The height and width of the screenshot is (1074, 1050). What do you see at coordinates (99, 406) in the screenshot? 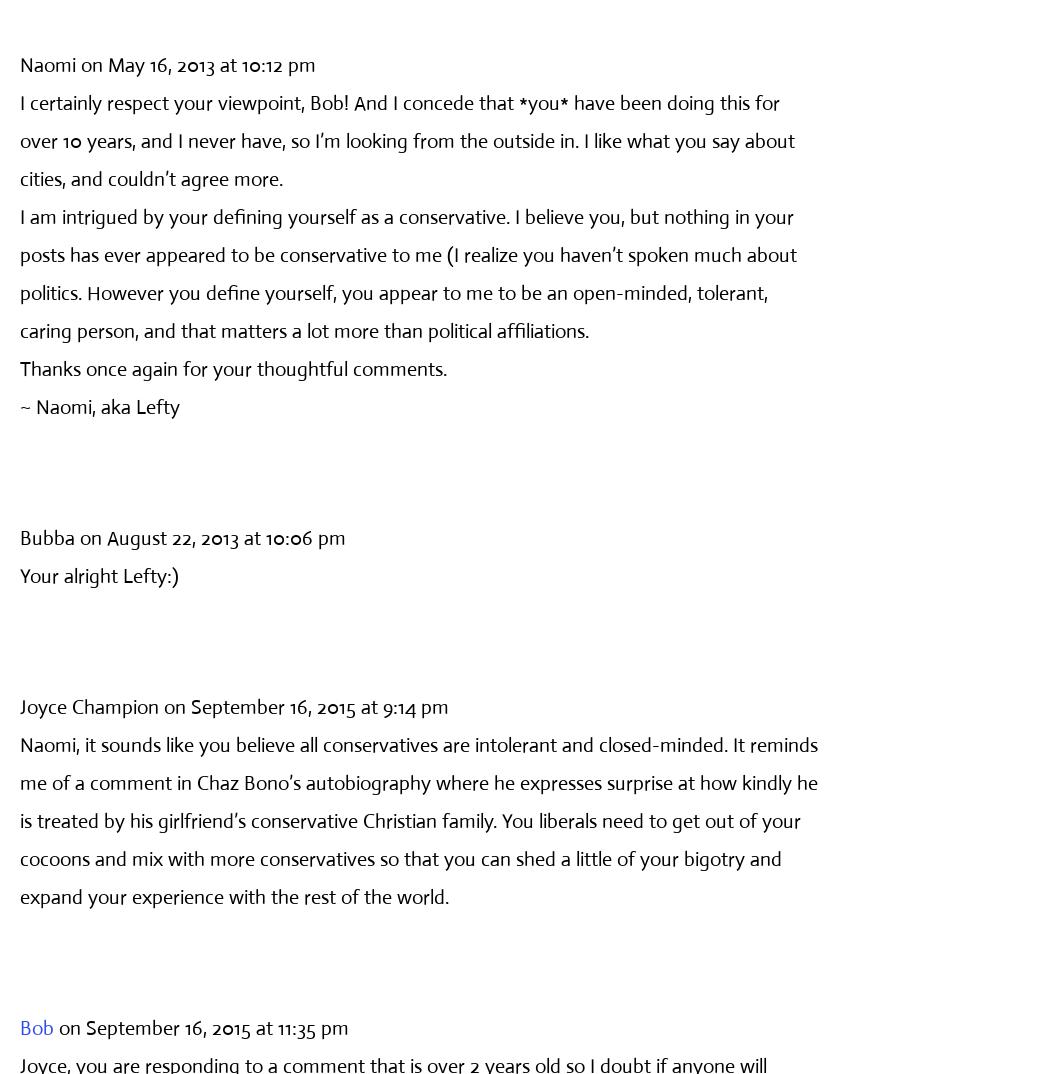
I see `'~ Naomi, aka Lefty'` at bounding box center [99, 406].